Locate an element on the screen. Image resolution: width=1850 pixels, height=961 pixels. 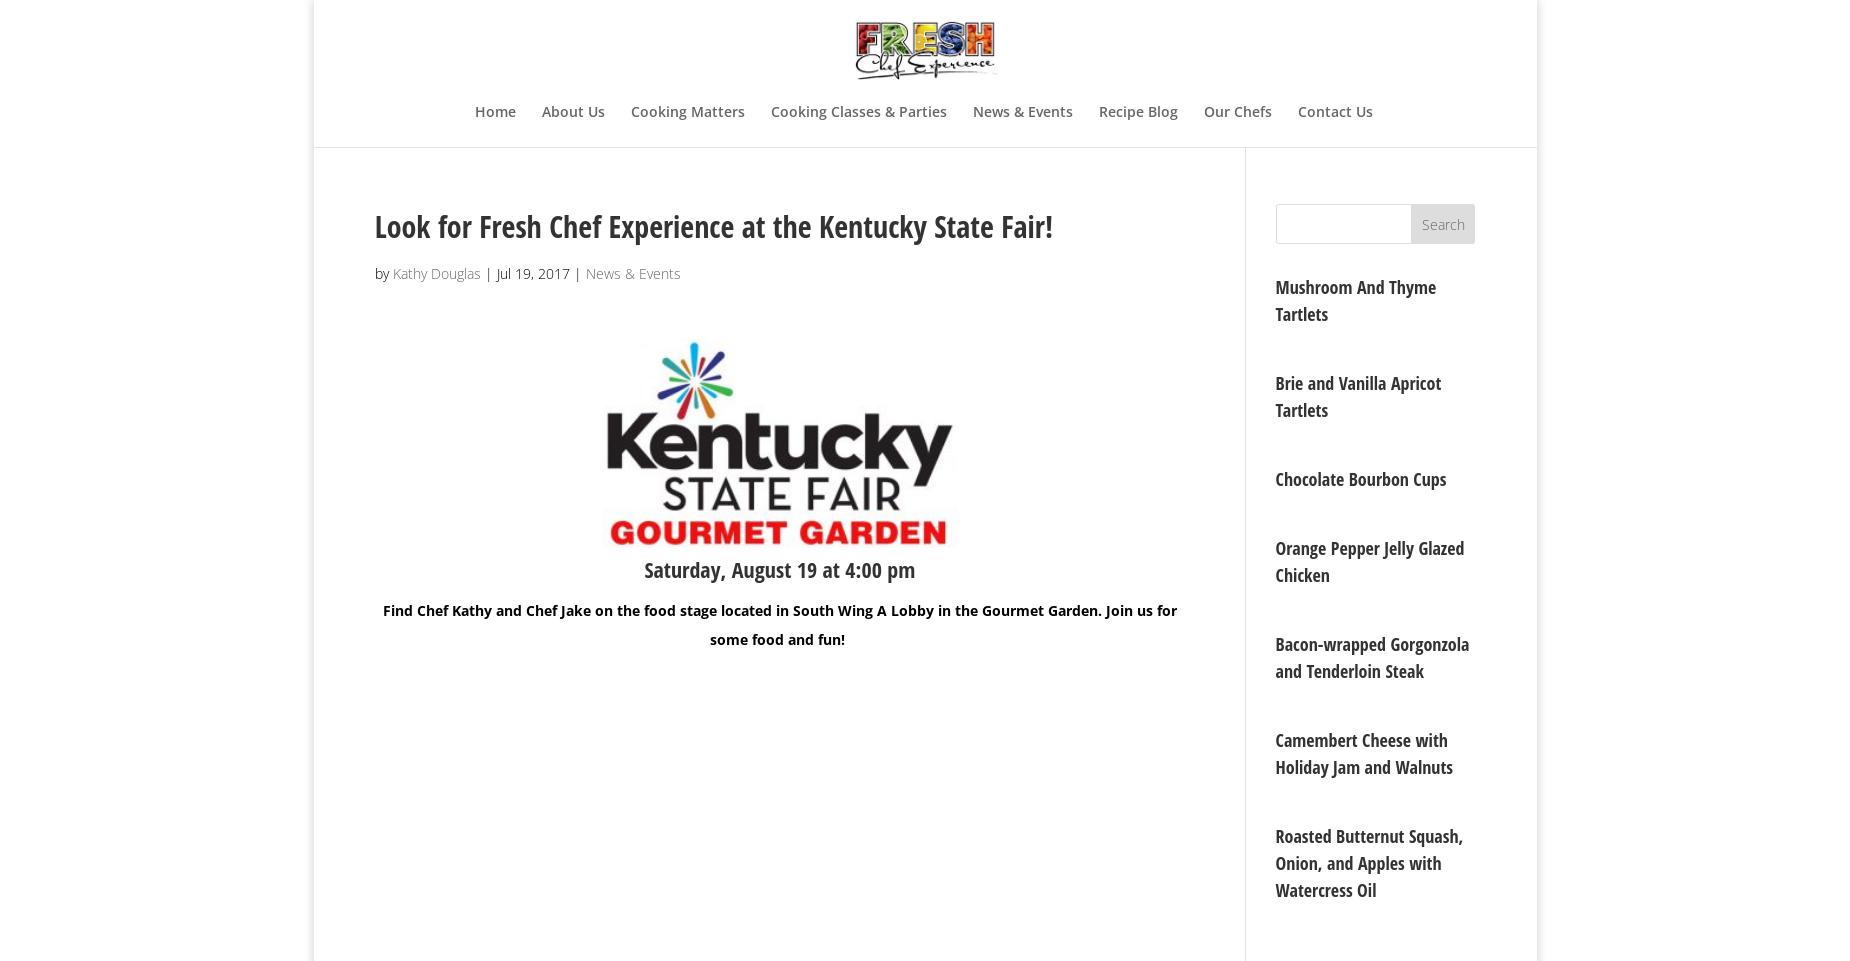
'Brie and Vanilla Apricot Tartlets' is located at coordinates (1357, 396).